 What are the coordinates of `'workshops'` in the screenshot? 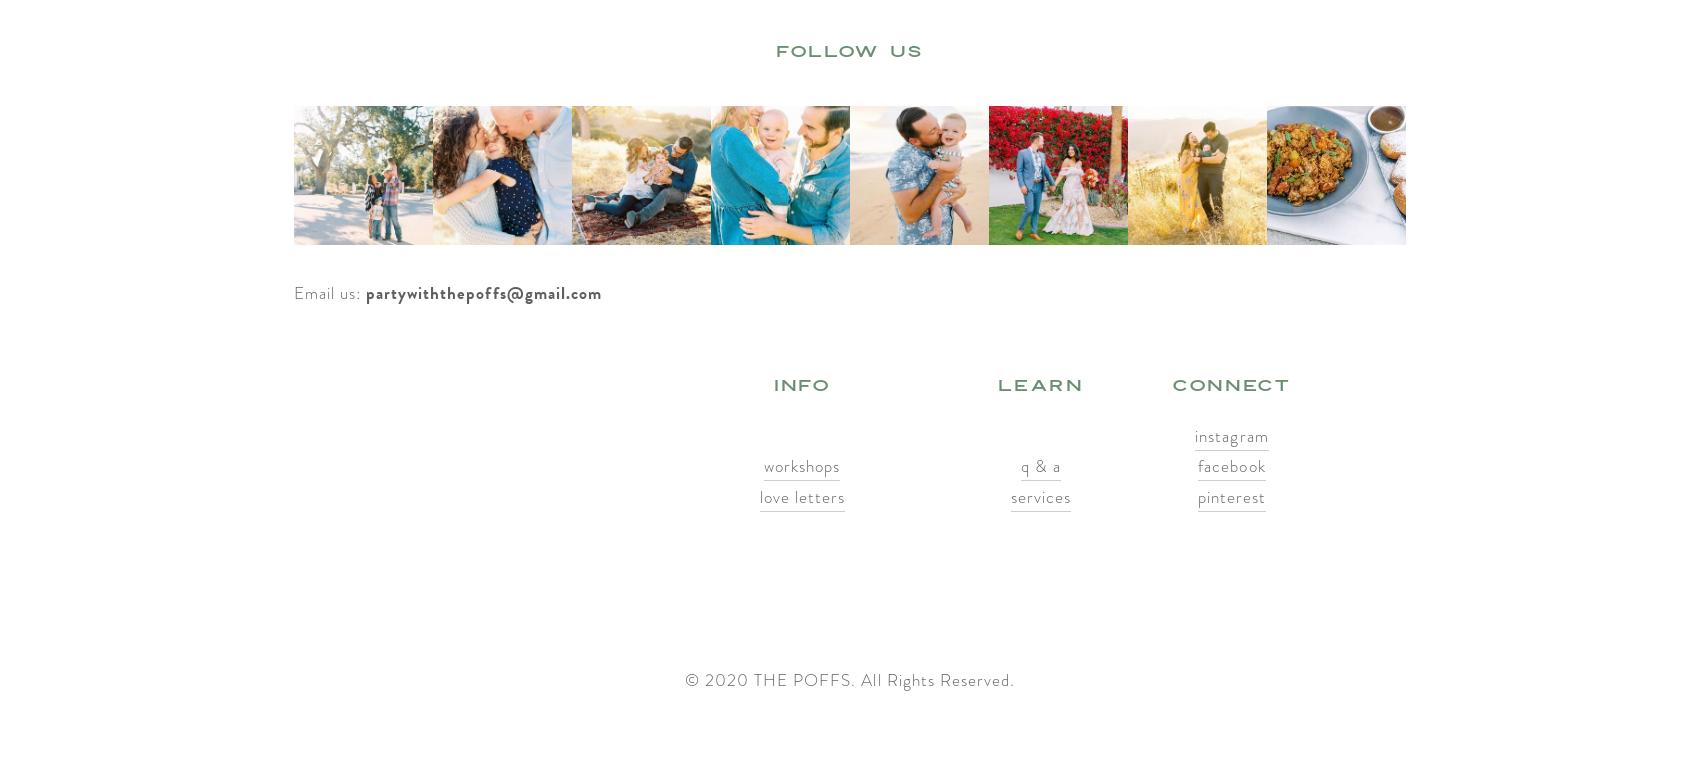 It's located at (801, 465).